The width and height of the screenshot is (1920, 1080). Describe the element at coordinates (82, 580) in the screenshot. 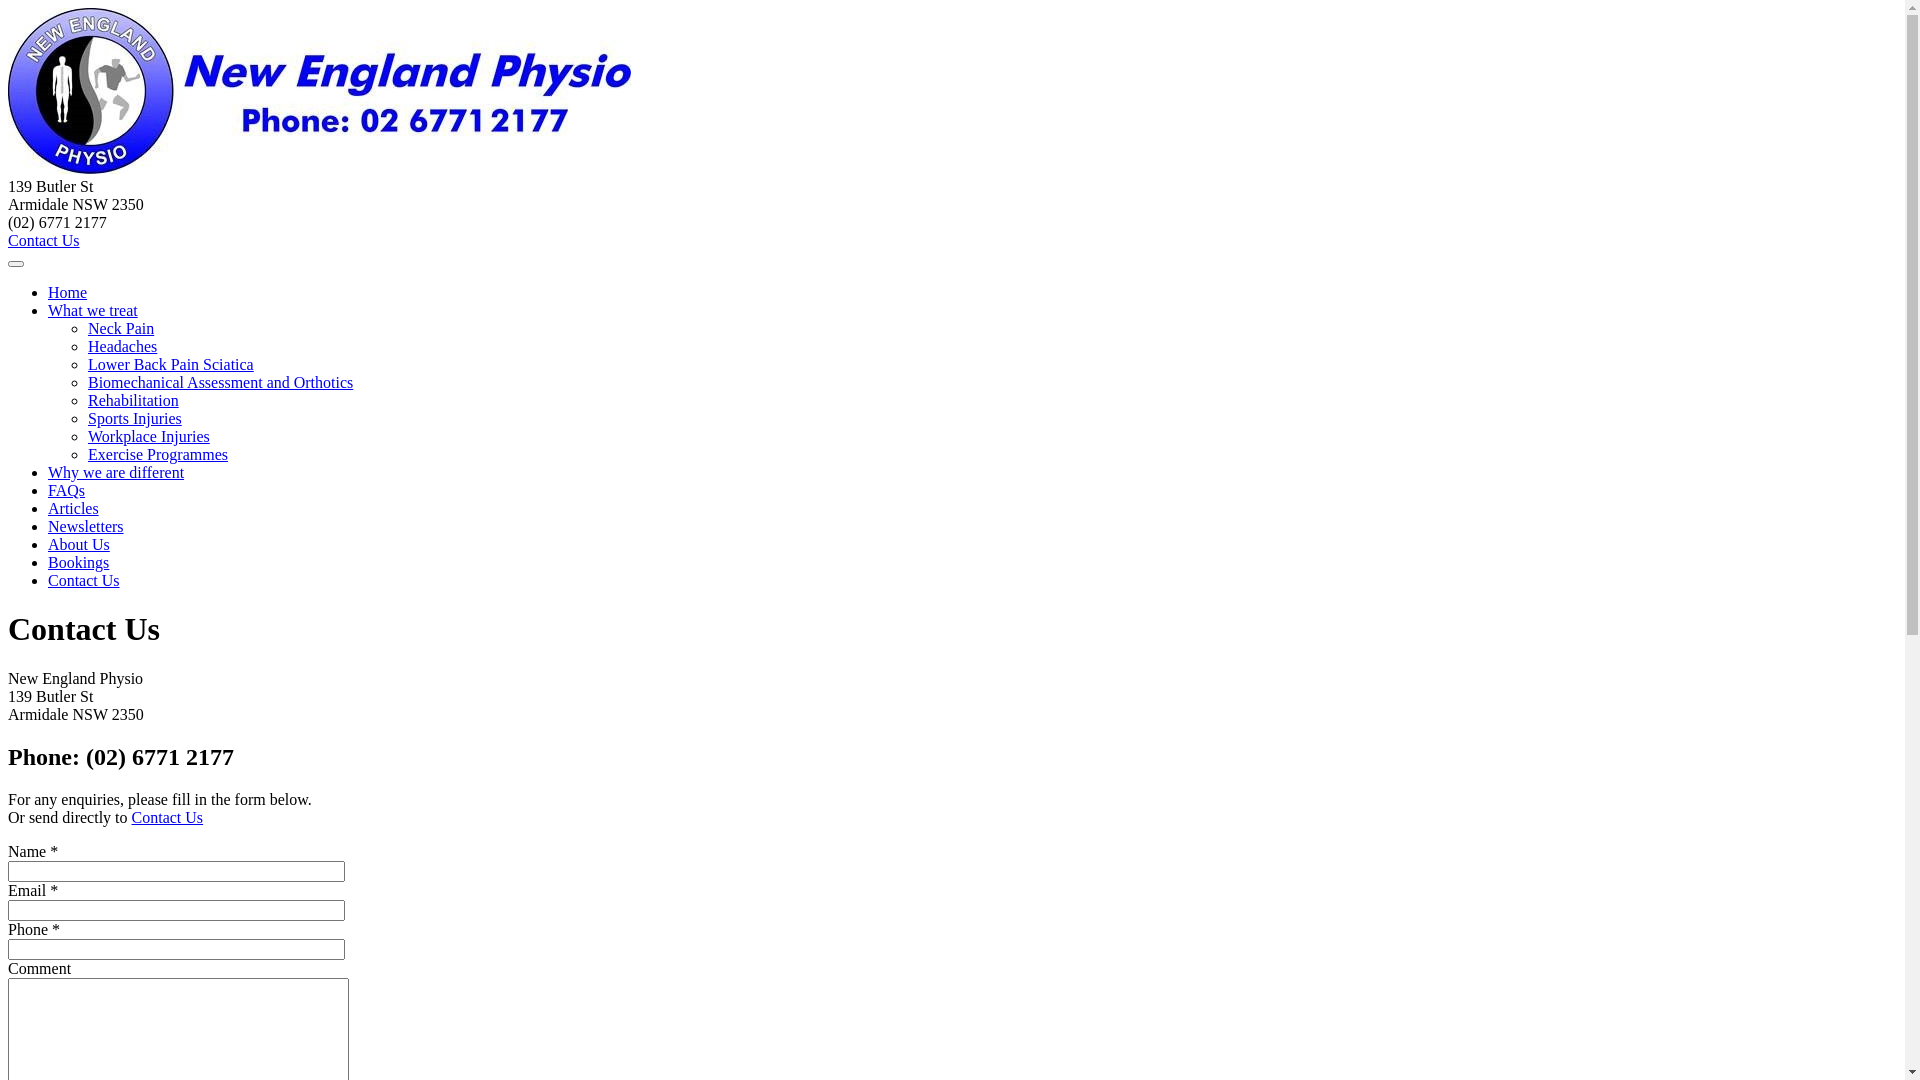

I see `'Contact Us'` at that location.